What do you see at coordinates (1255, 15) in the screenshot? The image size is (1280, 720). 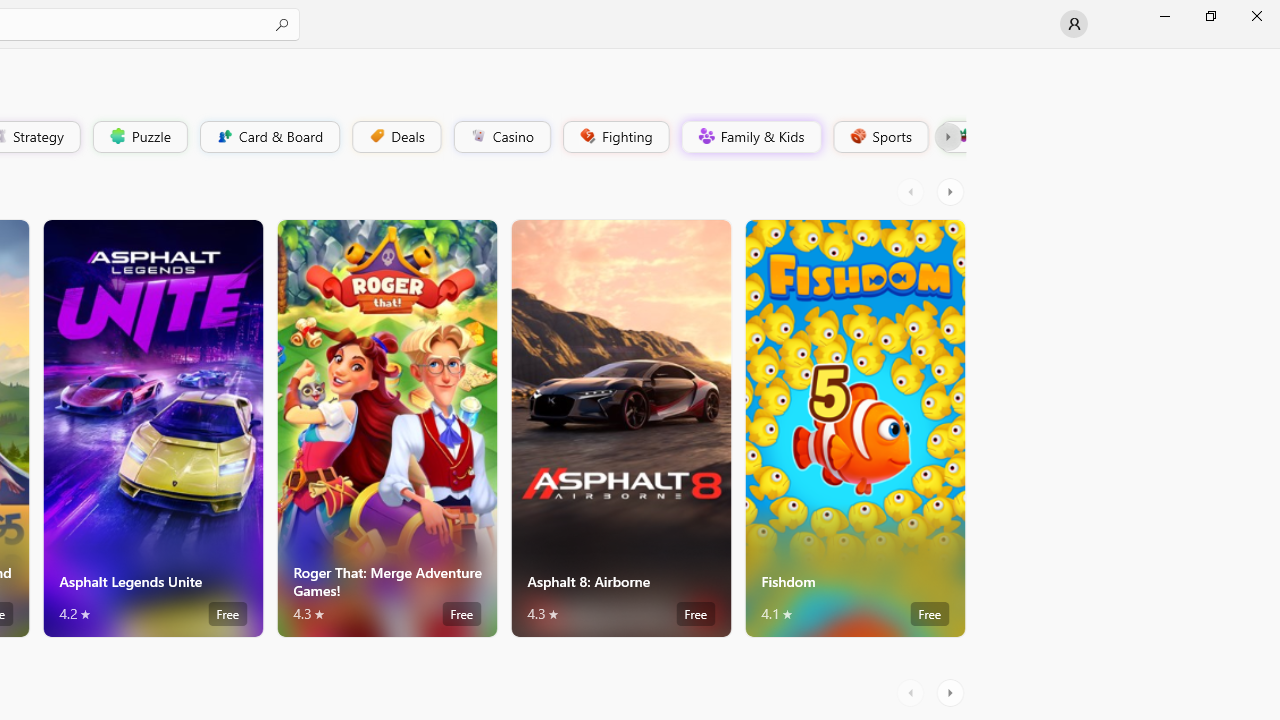 I see `'Close Microsoft Store'` at bounding box center [1255, 15].